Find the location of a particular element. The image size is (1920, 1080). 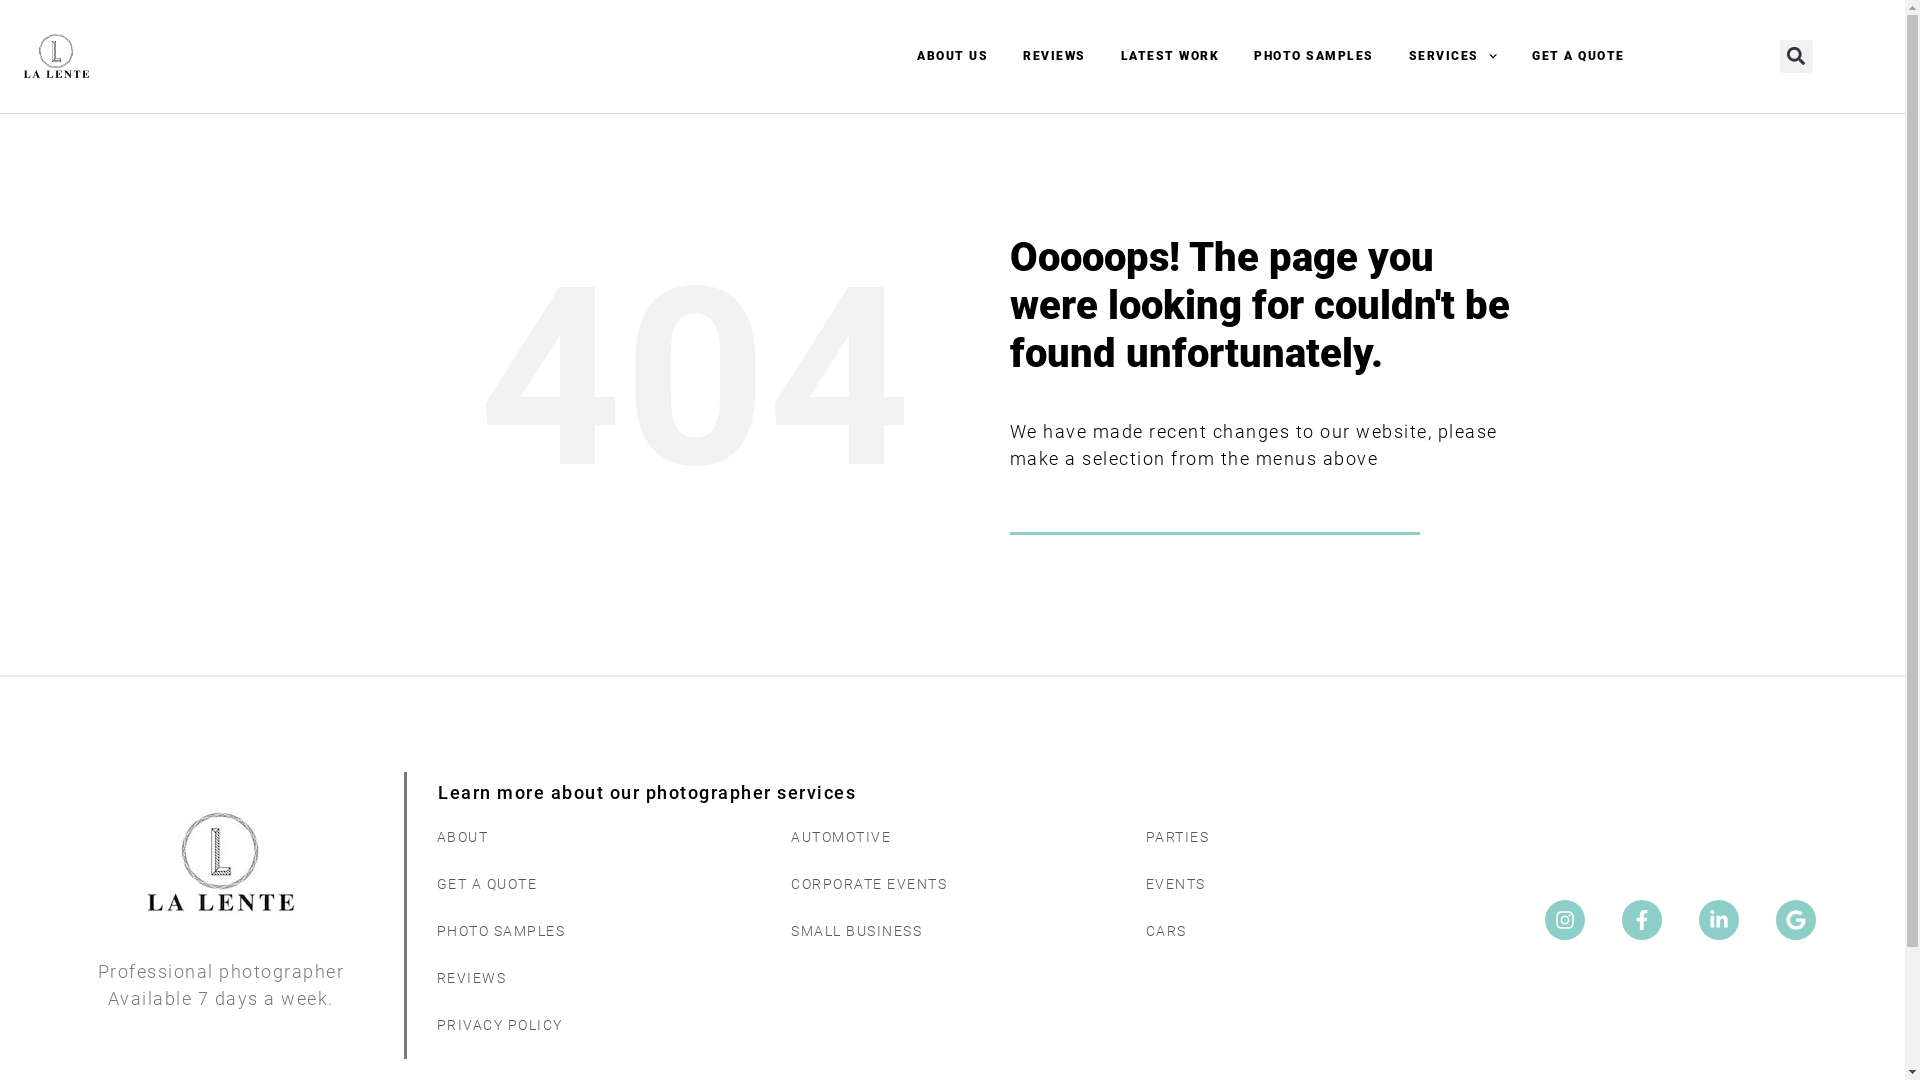

'EVENTS' is located at coordinates (1126, 883).